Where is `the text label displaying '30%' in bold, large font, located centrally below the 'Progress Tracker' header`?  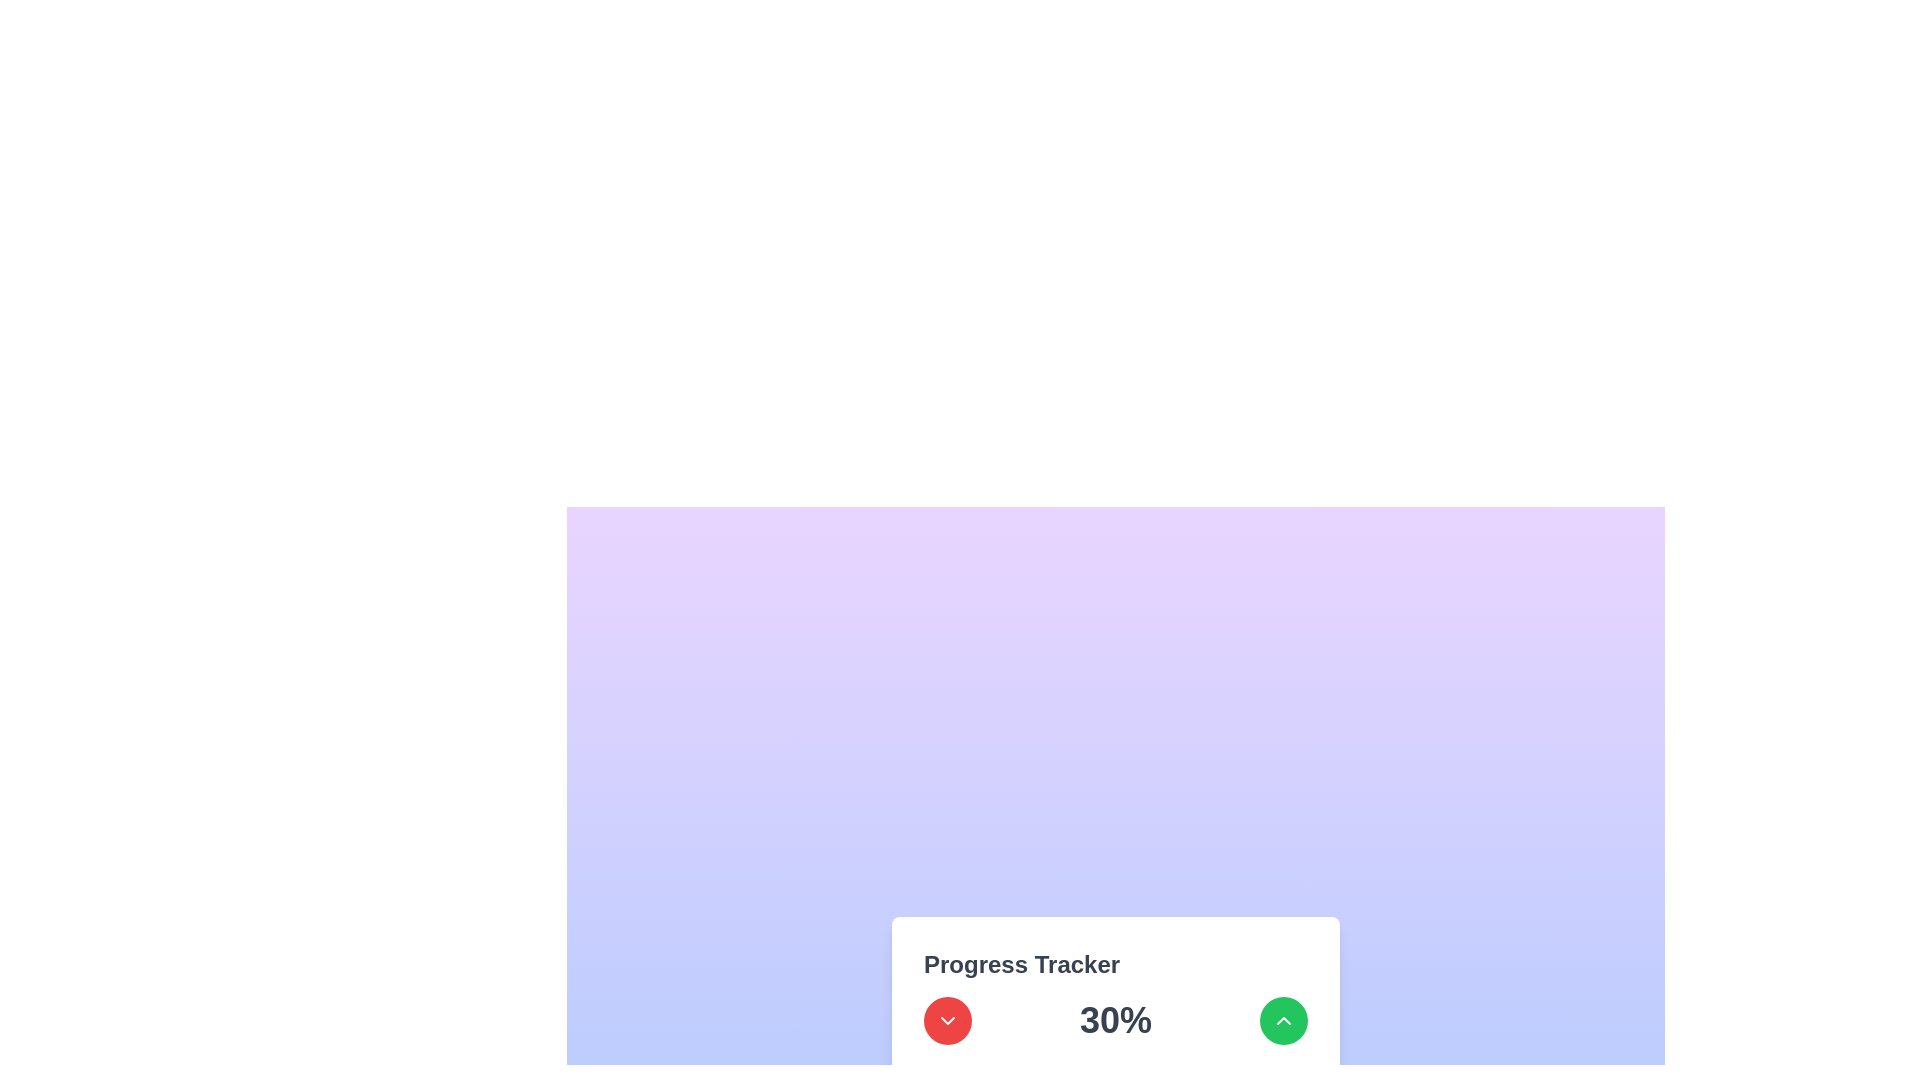
the text label displaying '30%' in bold, large font, located centrally below the 'Progress Tracker' header is located at coordinates (1115, 1021).